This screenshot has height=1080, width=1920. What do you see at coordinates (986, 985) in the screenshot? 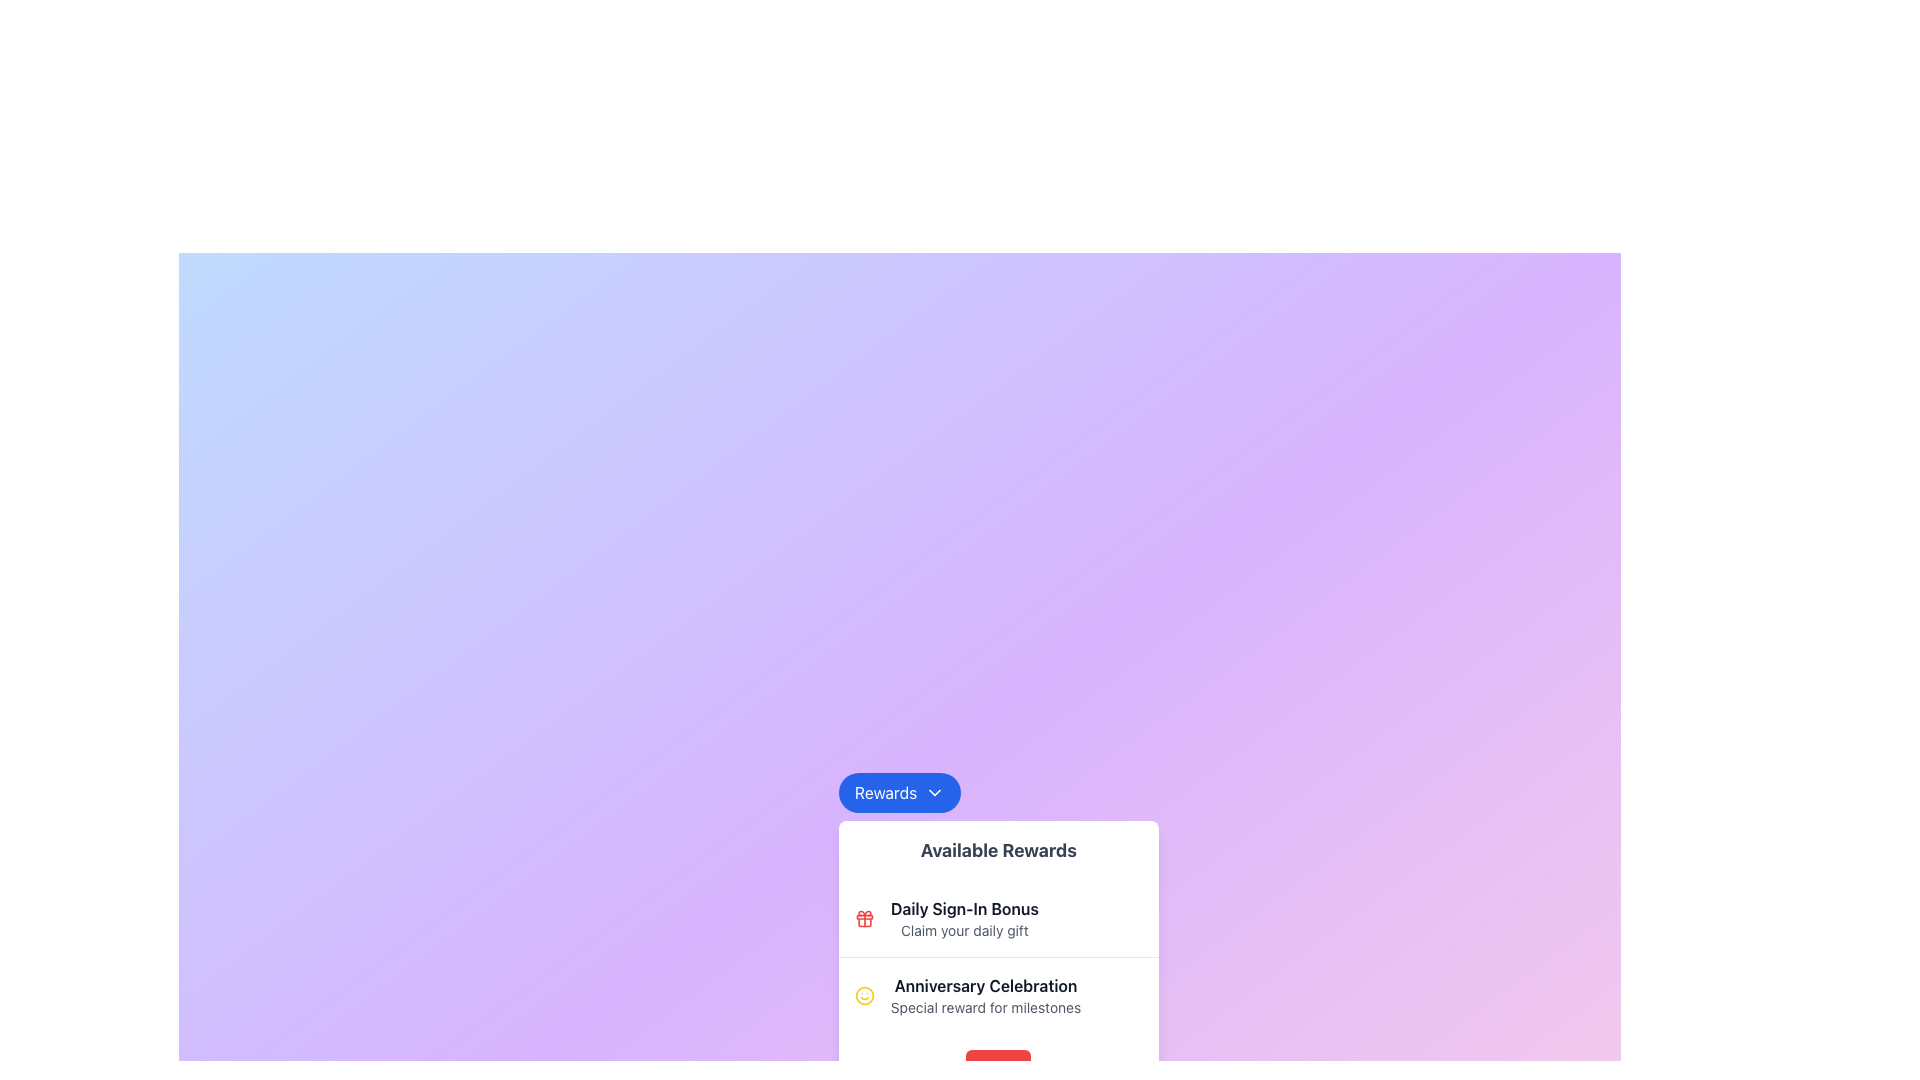
I see `text label 'Anniversary Celebration' which is styled in bold and located in the middle portion of the dialog box under the 'Daily Sign-In Bonus' section` at bounding box center [986, 985].